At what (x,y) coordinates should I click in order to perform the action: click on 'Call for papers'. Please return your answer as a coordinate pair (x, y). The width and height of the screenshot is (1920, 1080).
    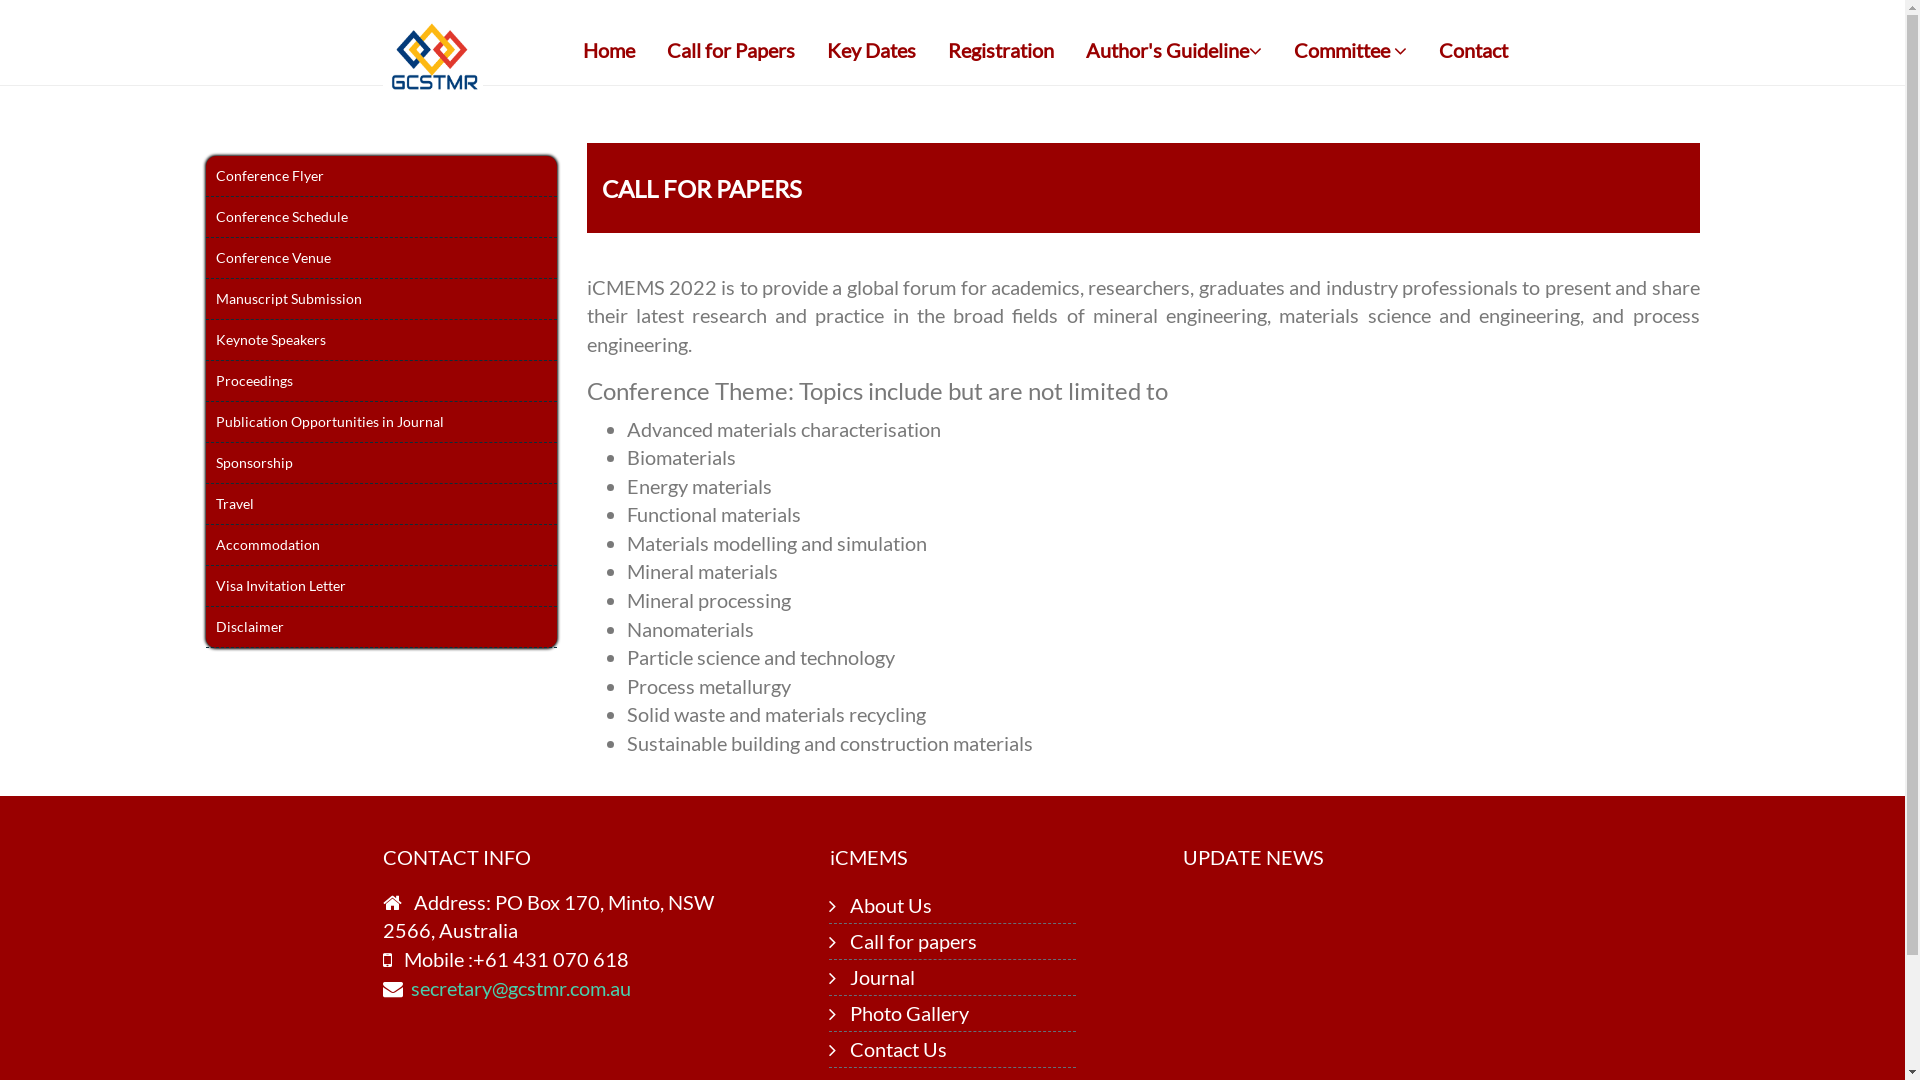
    Looking at the image, I should click on (849, 941).